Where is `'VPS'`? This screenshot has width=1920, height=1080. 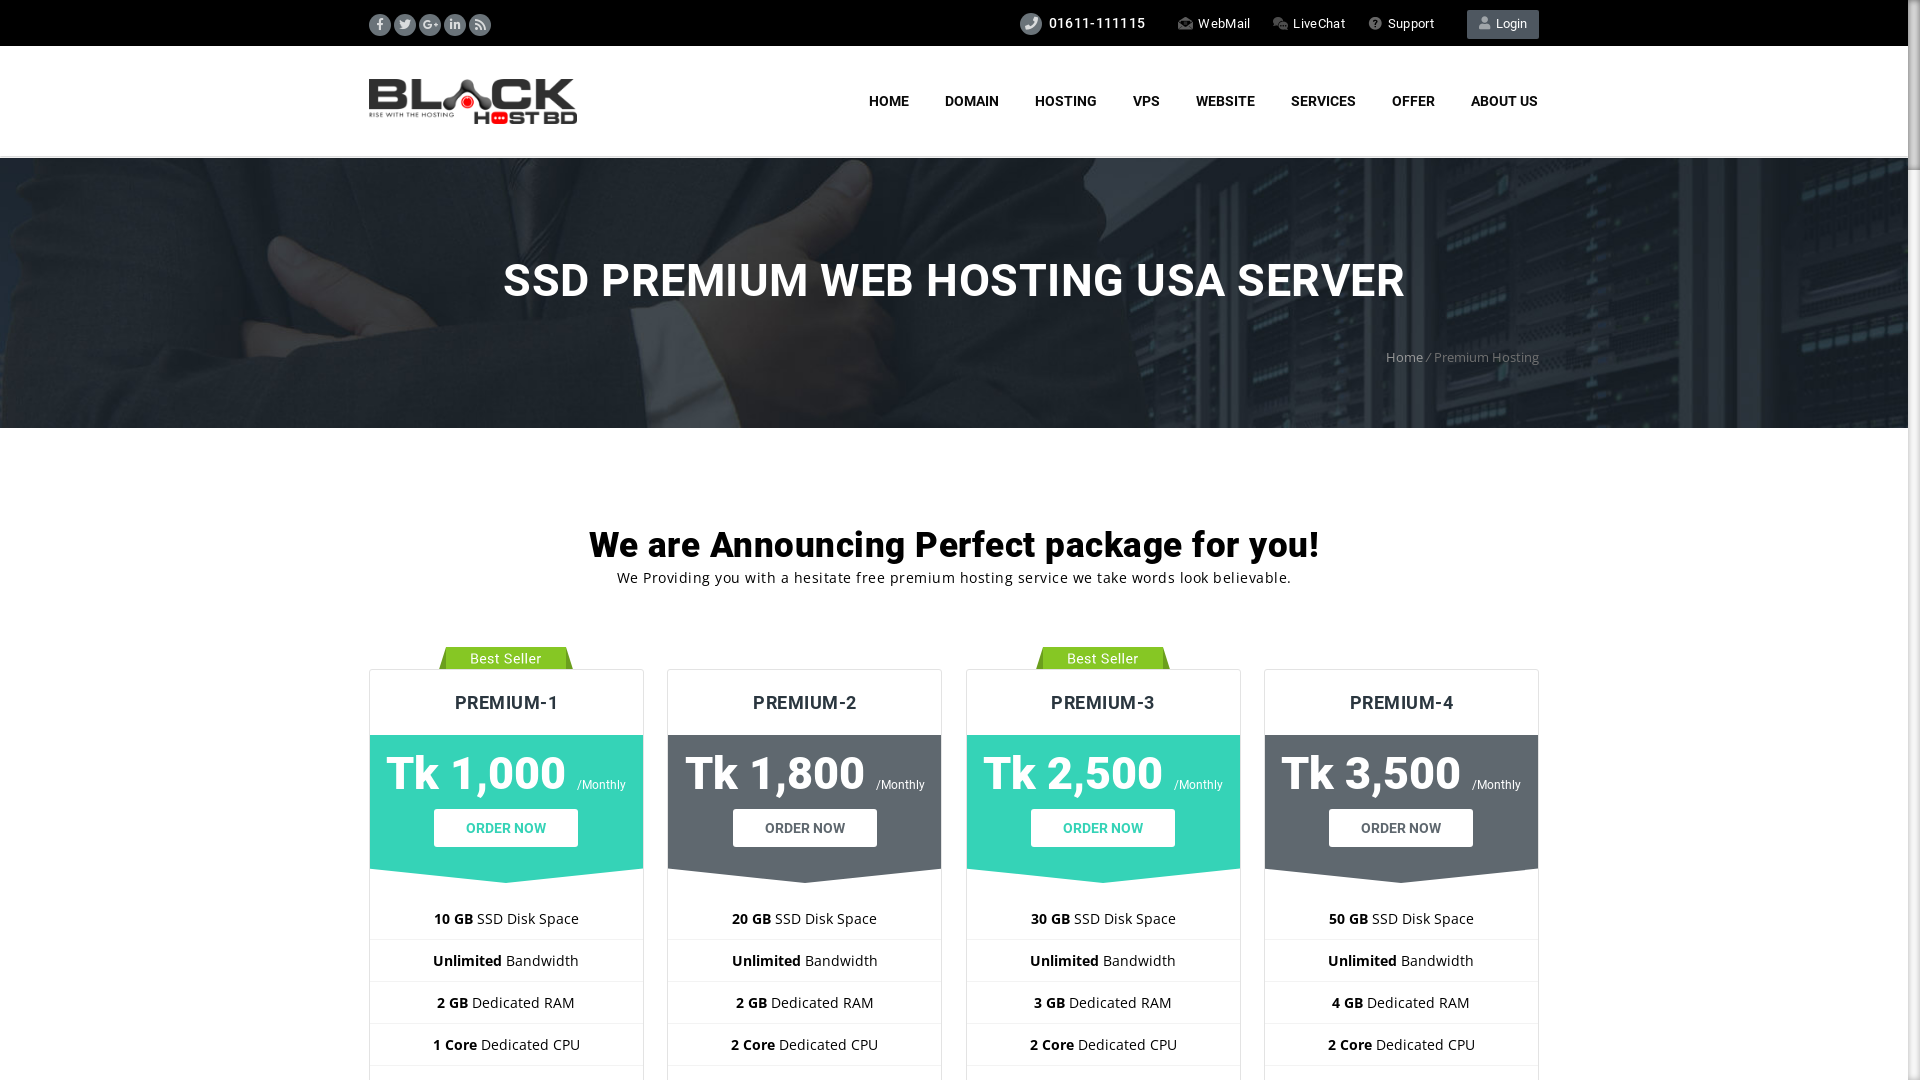
'VPS' is located at coordinates (1146, 101).